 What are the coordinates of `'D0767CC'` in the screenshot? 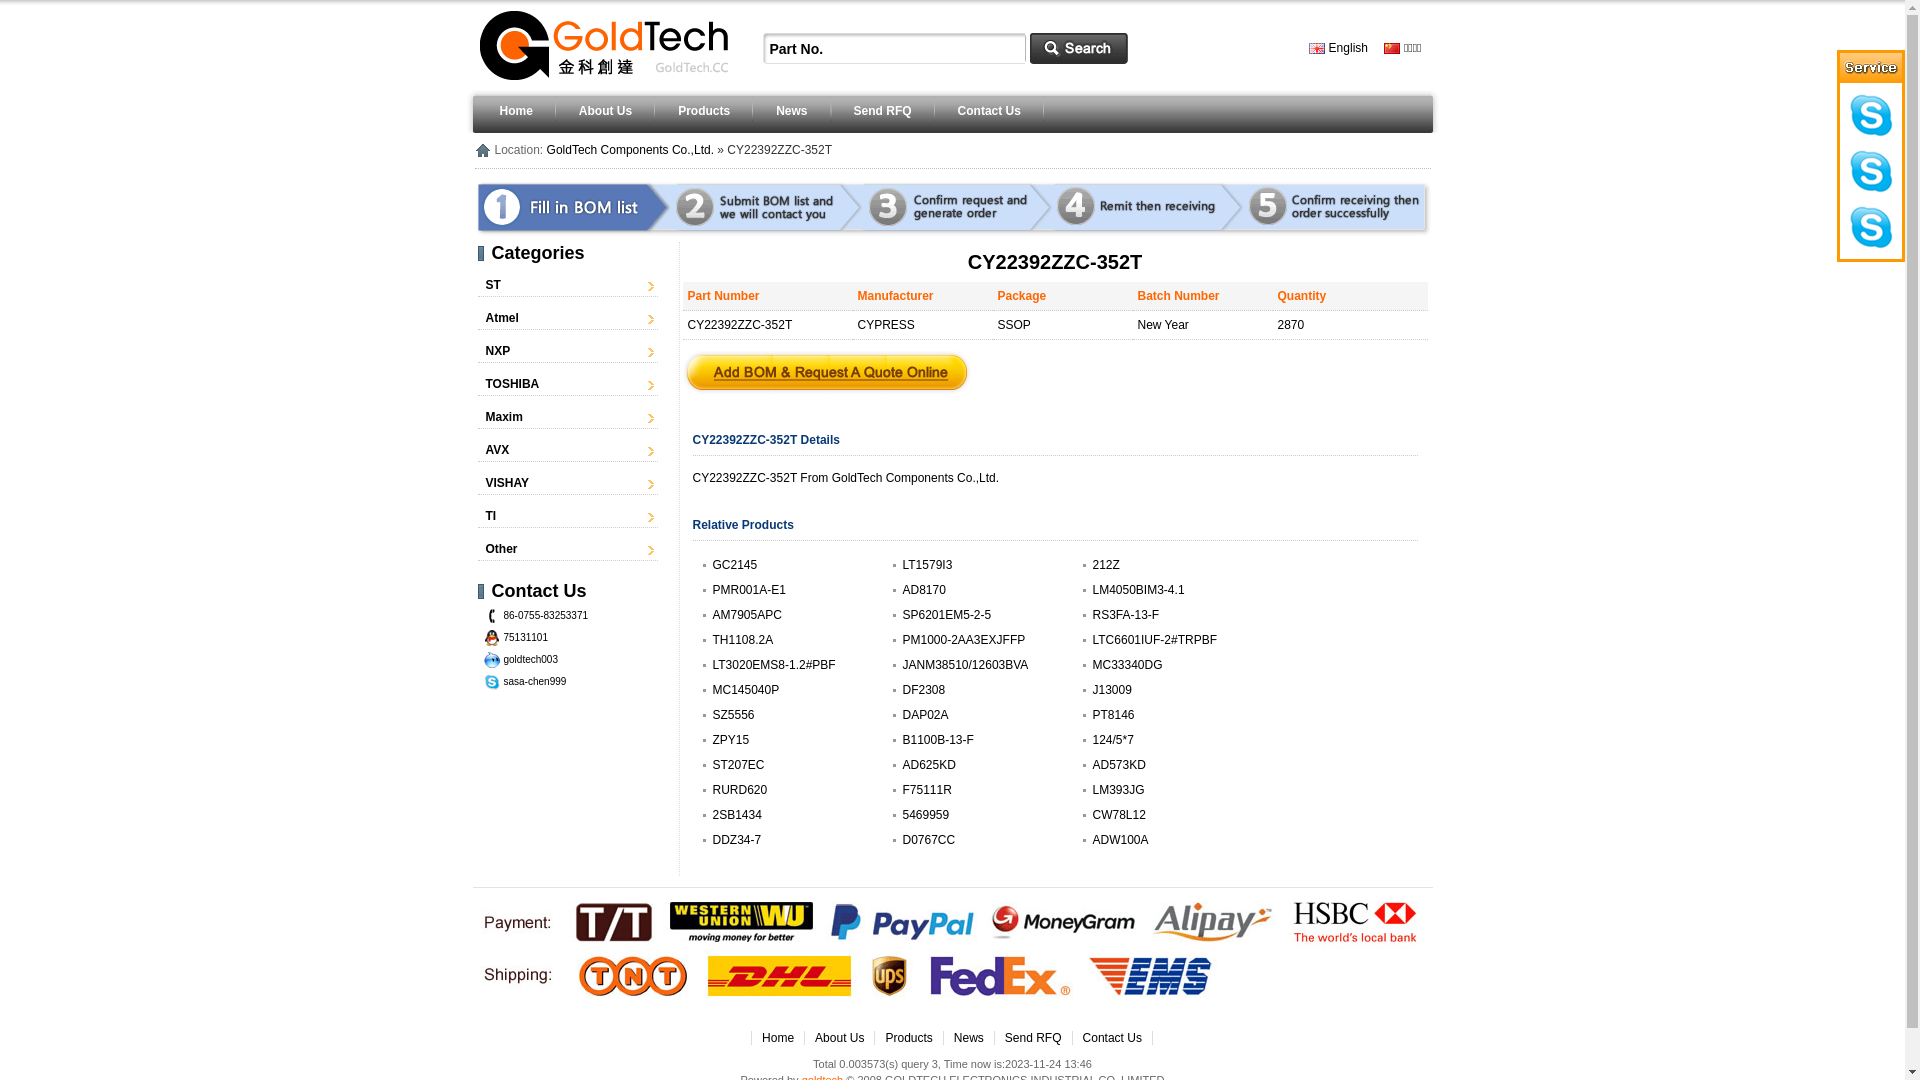 It's located at (927, 840).